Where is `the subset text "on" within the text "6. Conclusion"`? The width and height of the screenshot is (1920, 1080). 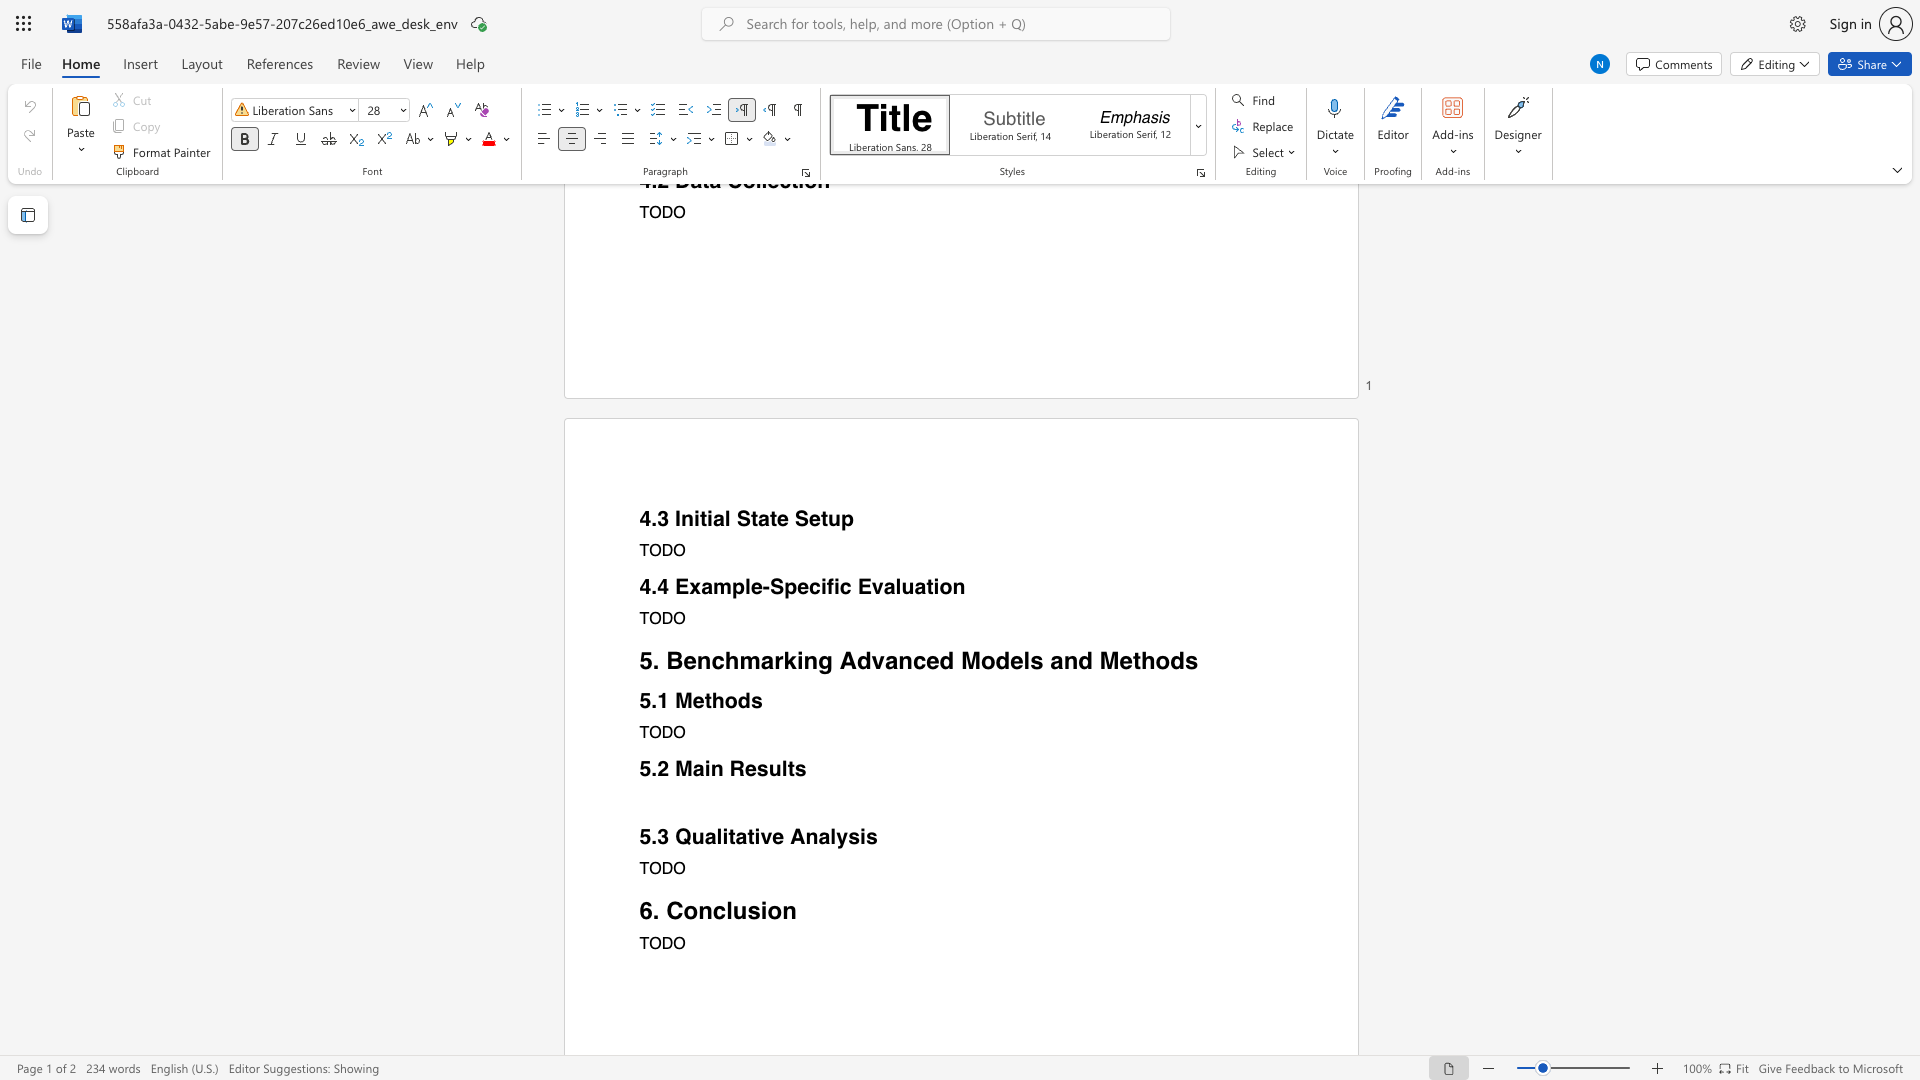
the subset text "on" within the text "6. Conclusion" is located at coordinates (766, 910).